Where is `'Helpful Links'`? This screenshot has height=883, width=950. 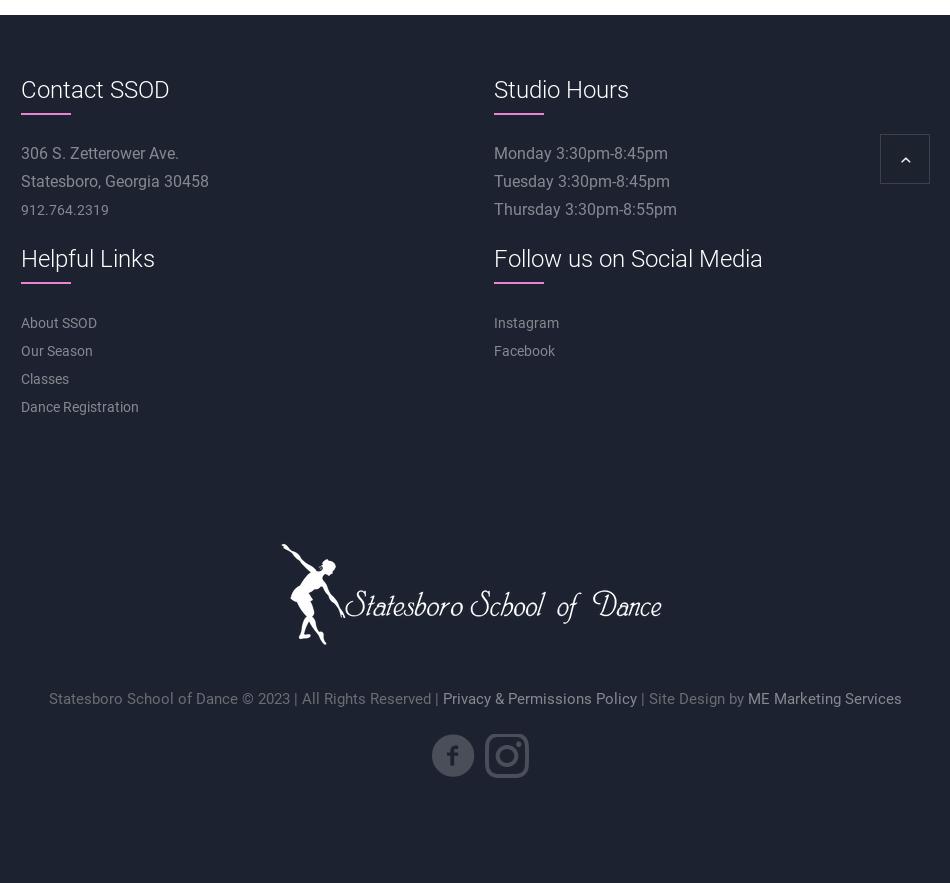 'Helpful Links' is located at coordinates (87, 257).